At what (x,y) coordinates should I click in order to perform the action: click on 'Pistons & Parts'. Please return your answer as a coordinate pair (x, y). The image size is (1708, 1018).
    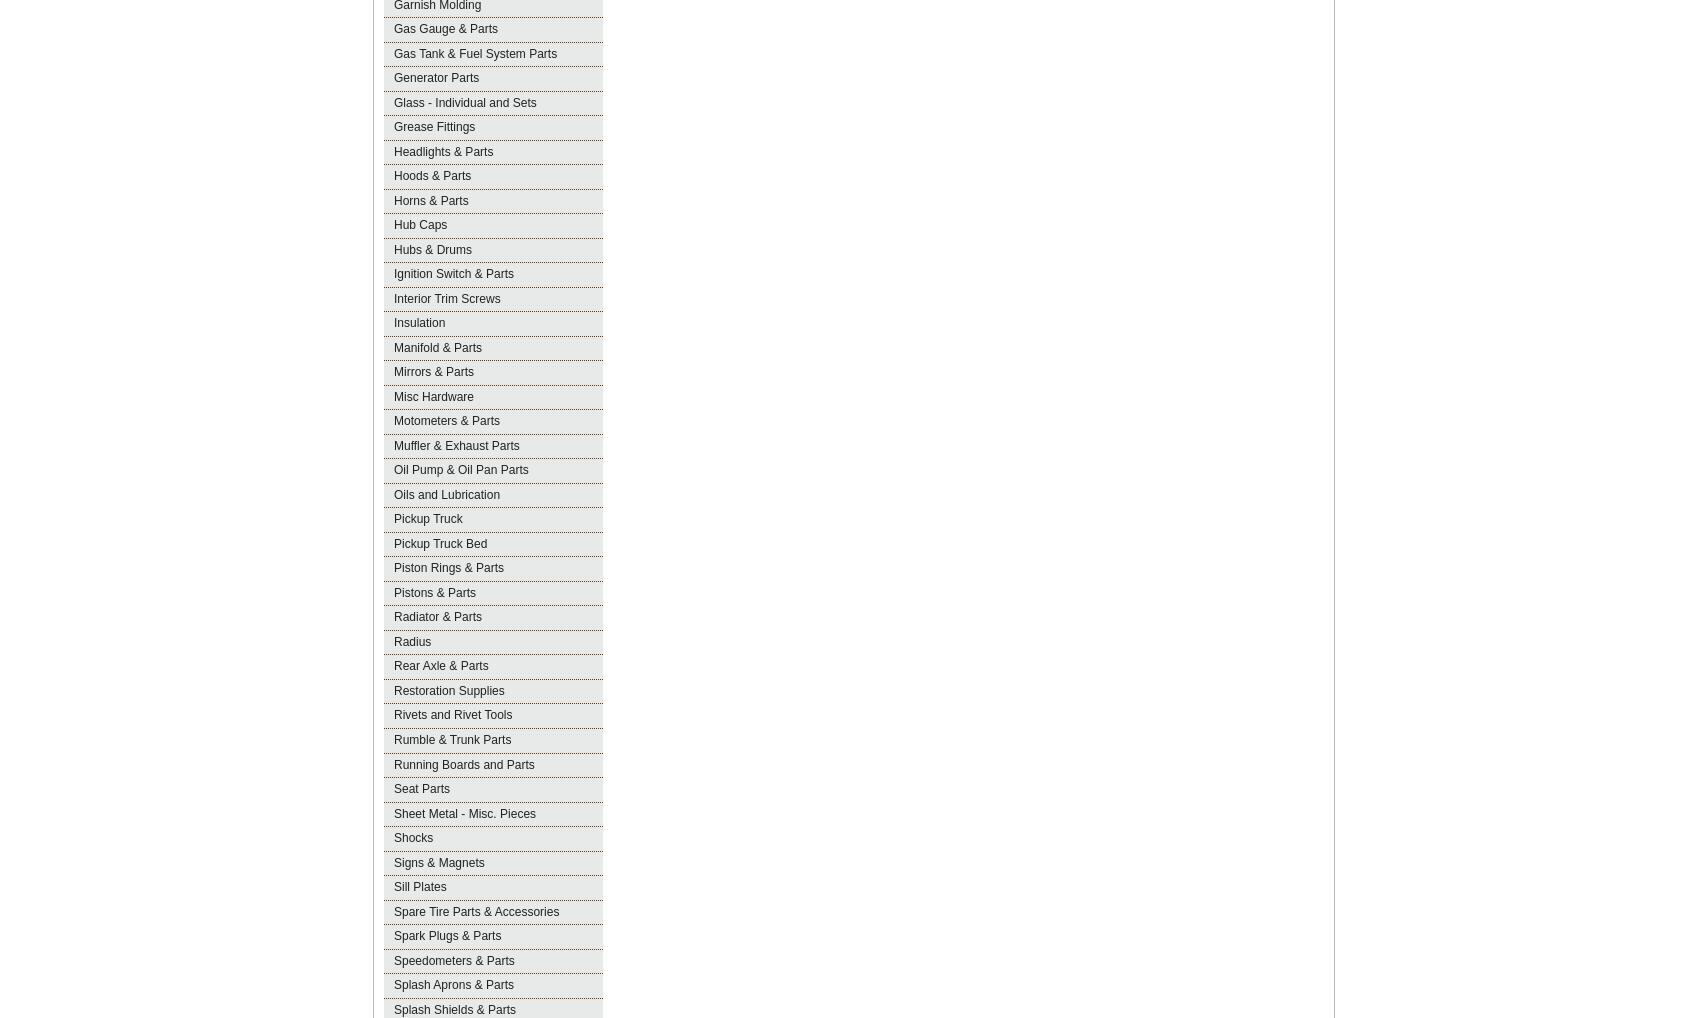
    Looking at the image, I should click on (394, 591).